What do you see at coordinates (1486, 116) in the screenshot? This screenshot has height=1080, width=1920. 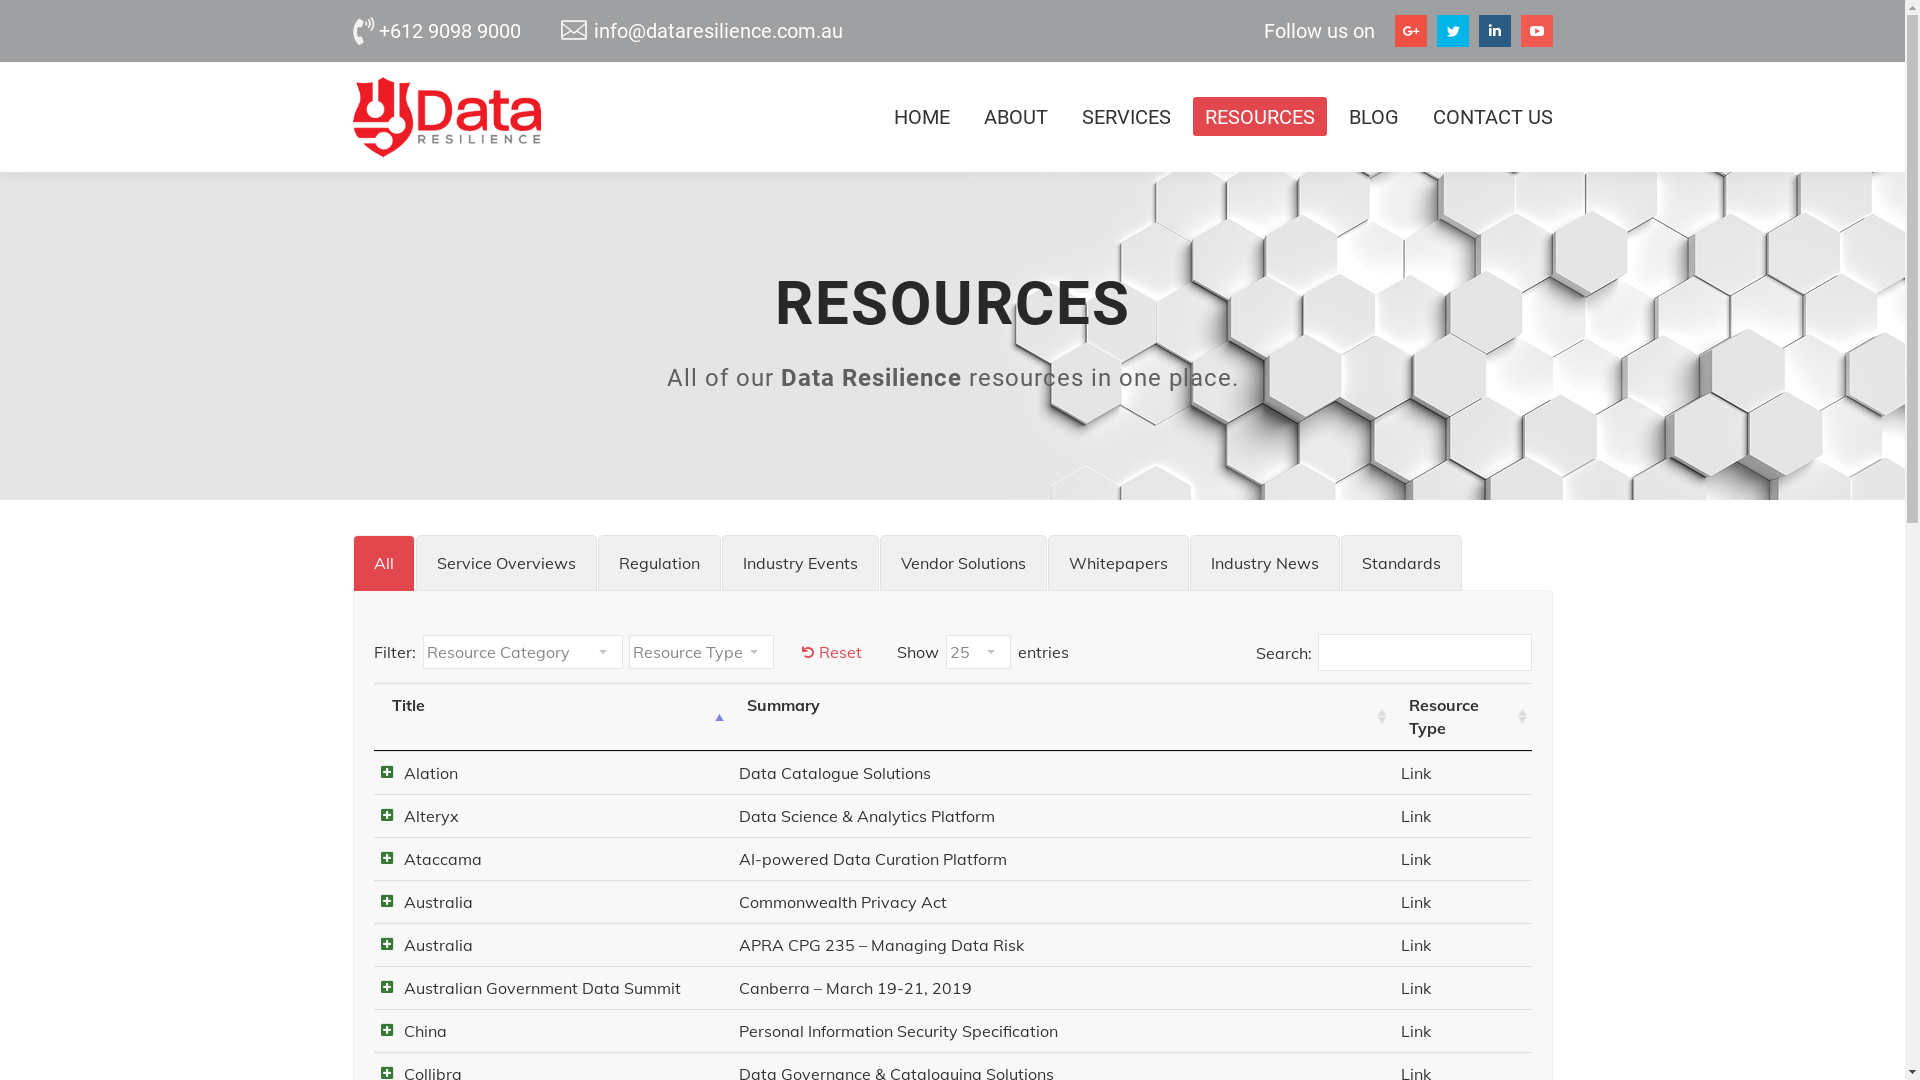 I see `'CONTACT US'` at bounding box center [1486, 116].